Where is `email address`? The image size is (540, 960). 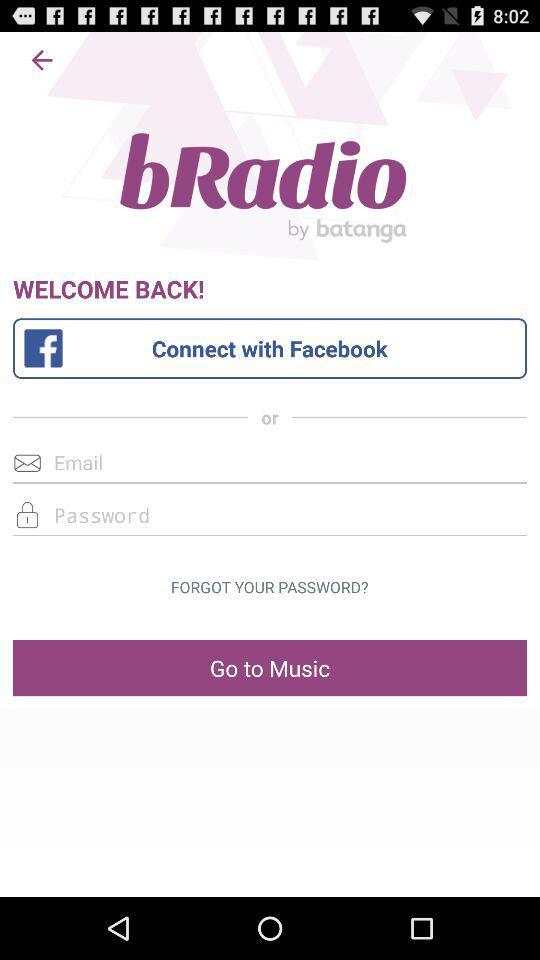 email address is located at coordinates (270, 462).